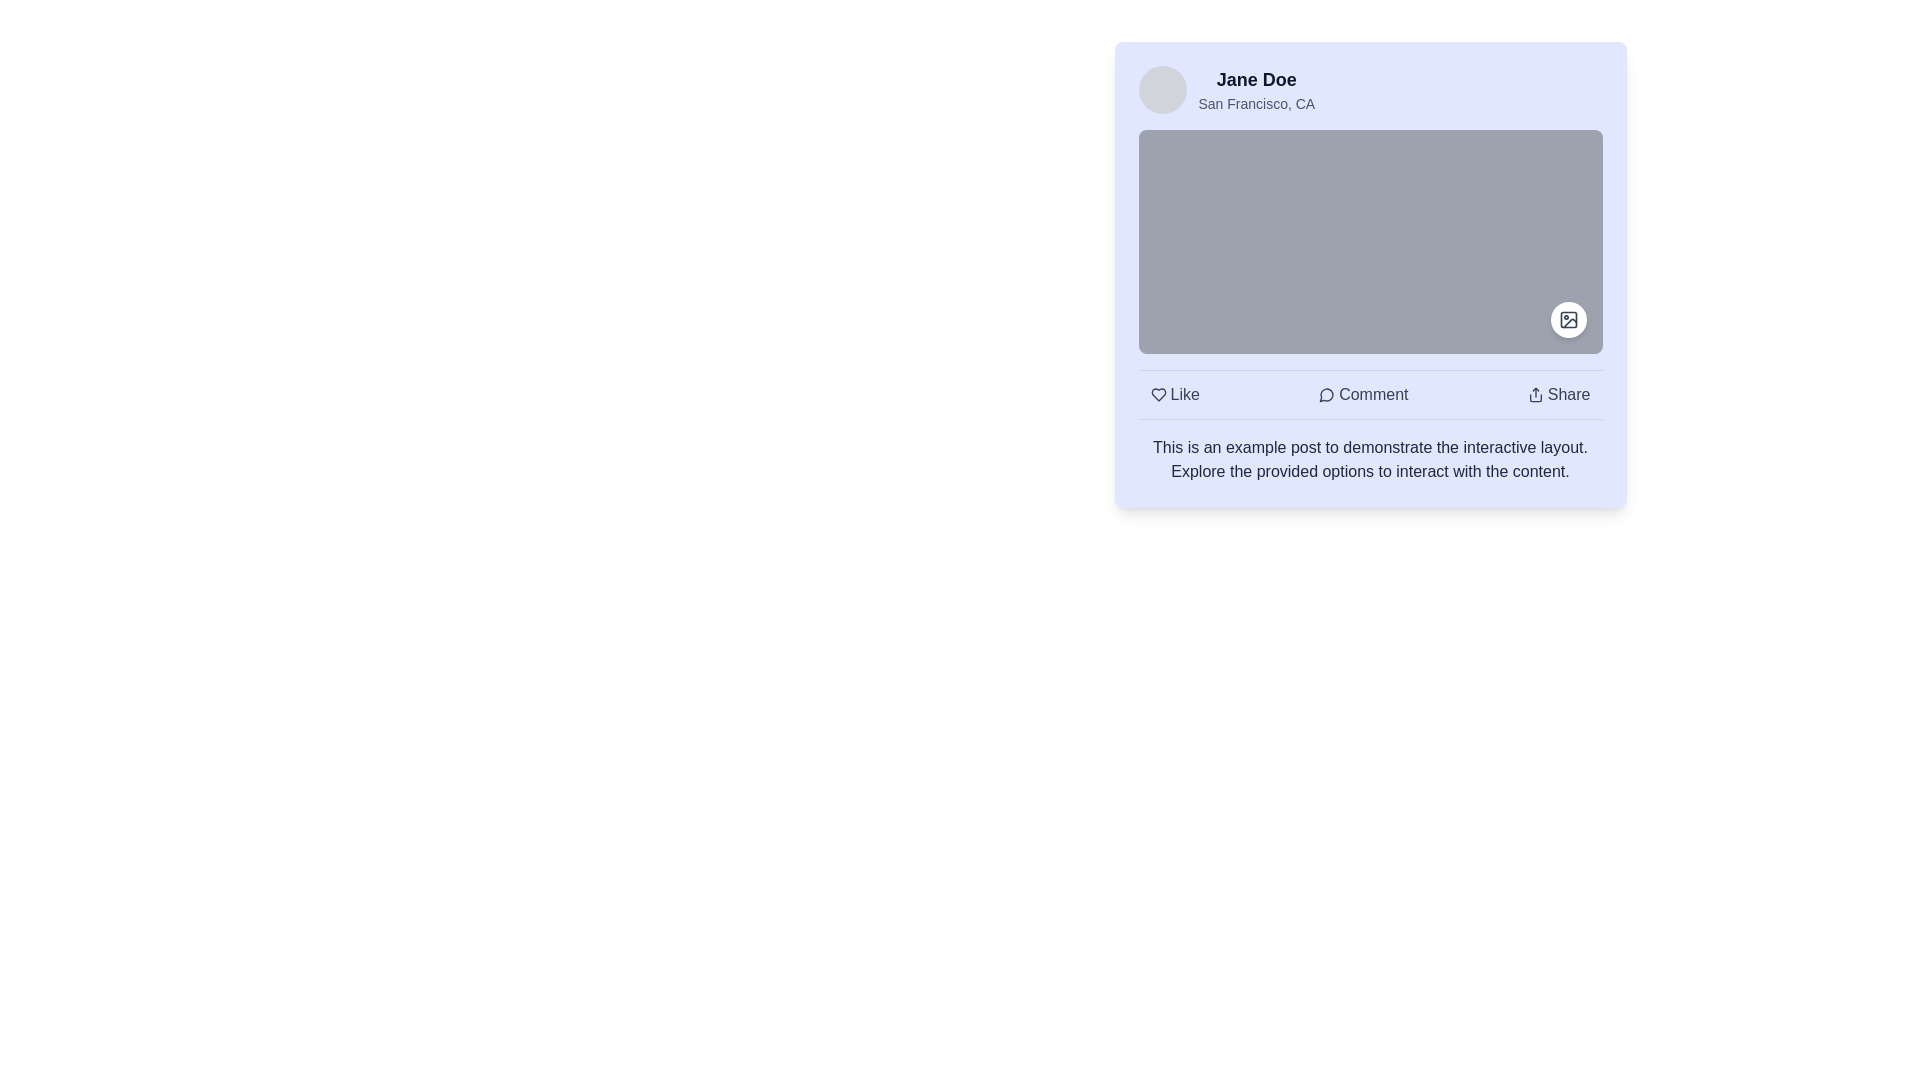 Image resolution: width=1920 pixels, height=1080 pixels. What do you see at coordinates (1255, 104) in the screenshot?
I see `the text label providing the location description 'San Francisco, CA', which is positioned directly below the sibling text 'Jane Doe'` at bounding box center [1255, 104].